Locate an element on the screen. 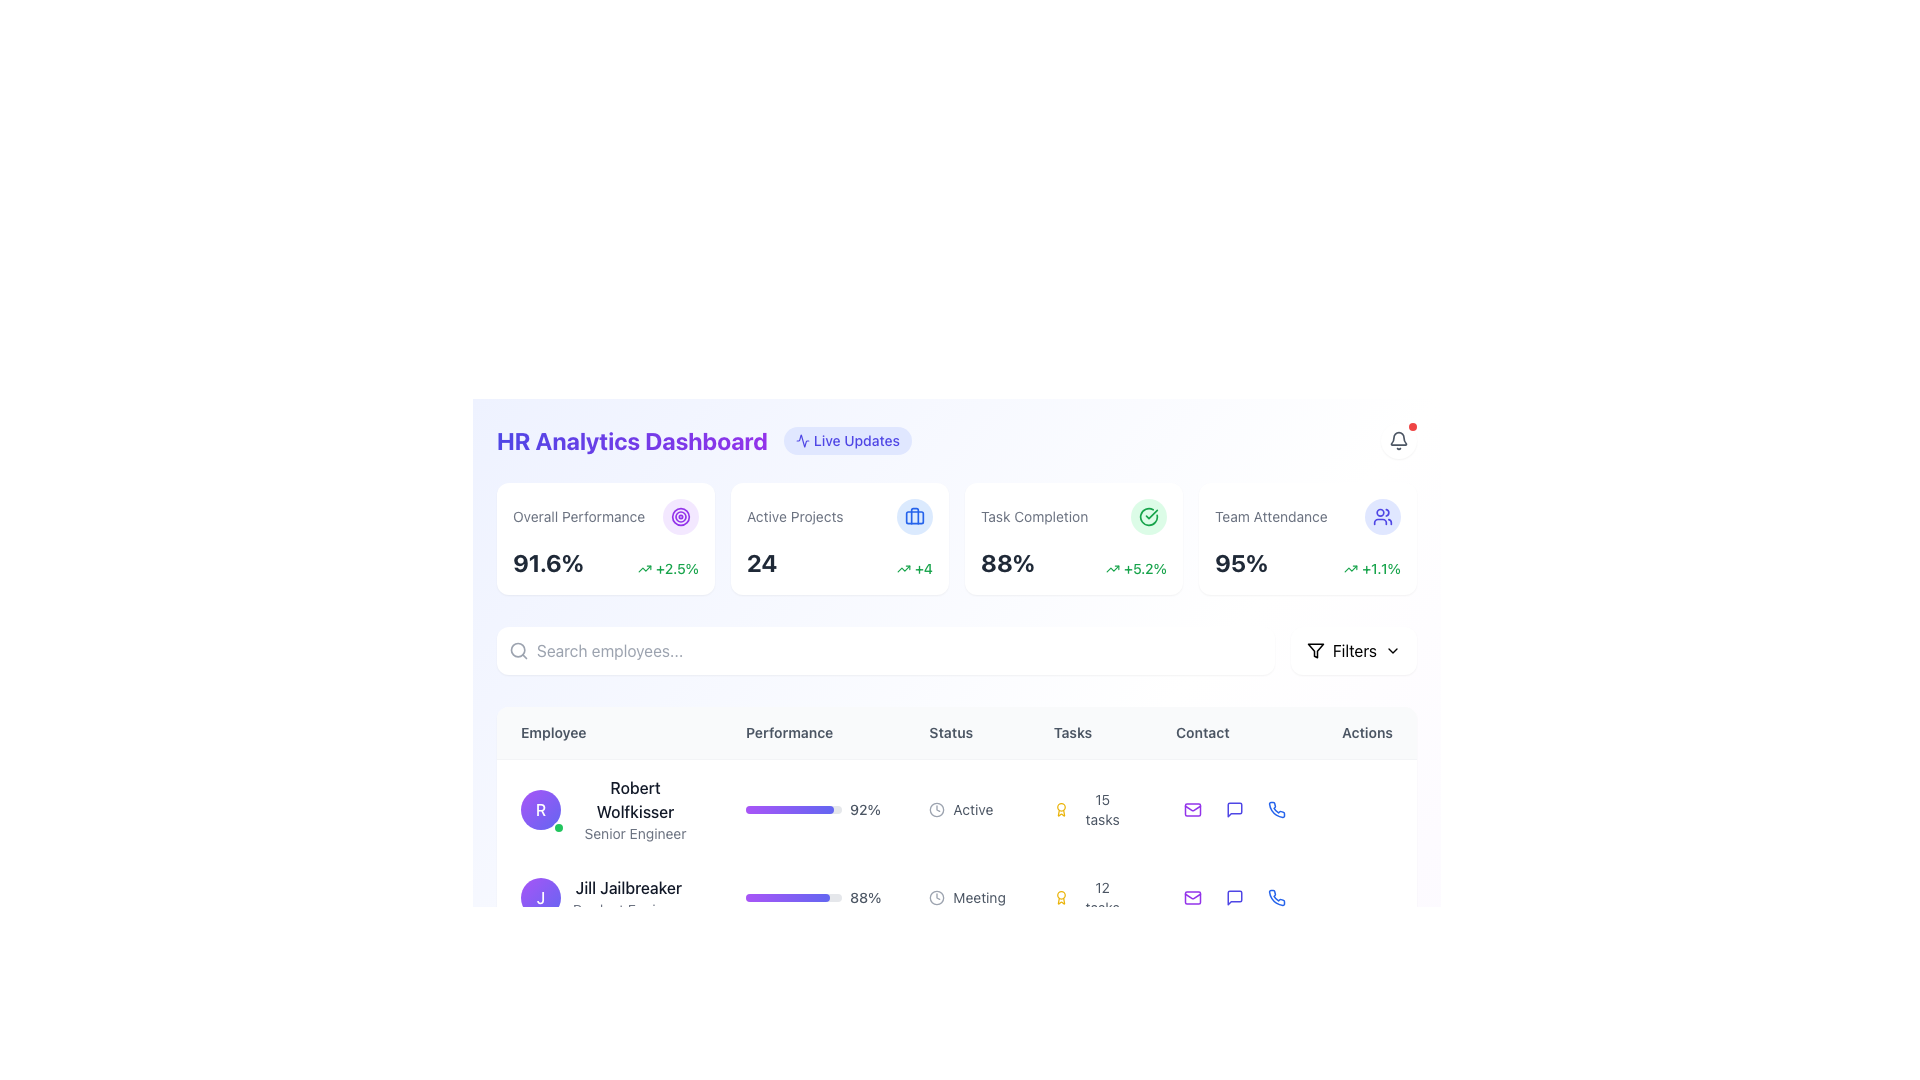  the phone receiver icon button in the Actions section corresponding to the entry for 'Jill Jailbreaker' to initiate a phone call is located at coordinates (1275, 897).